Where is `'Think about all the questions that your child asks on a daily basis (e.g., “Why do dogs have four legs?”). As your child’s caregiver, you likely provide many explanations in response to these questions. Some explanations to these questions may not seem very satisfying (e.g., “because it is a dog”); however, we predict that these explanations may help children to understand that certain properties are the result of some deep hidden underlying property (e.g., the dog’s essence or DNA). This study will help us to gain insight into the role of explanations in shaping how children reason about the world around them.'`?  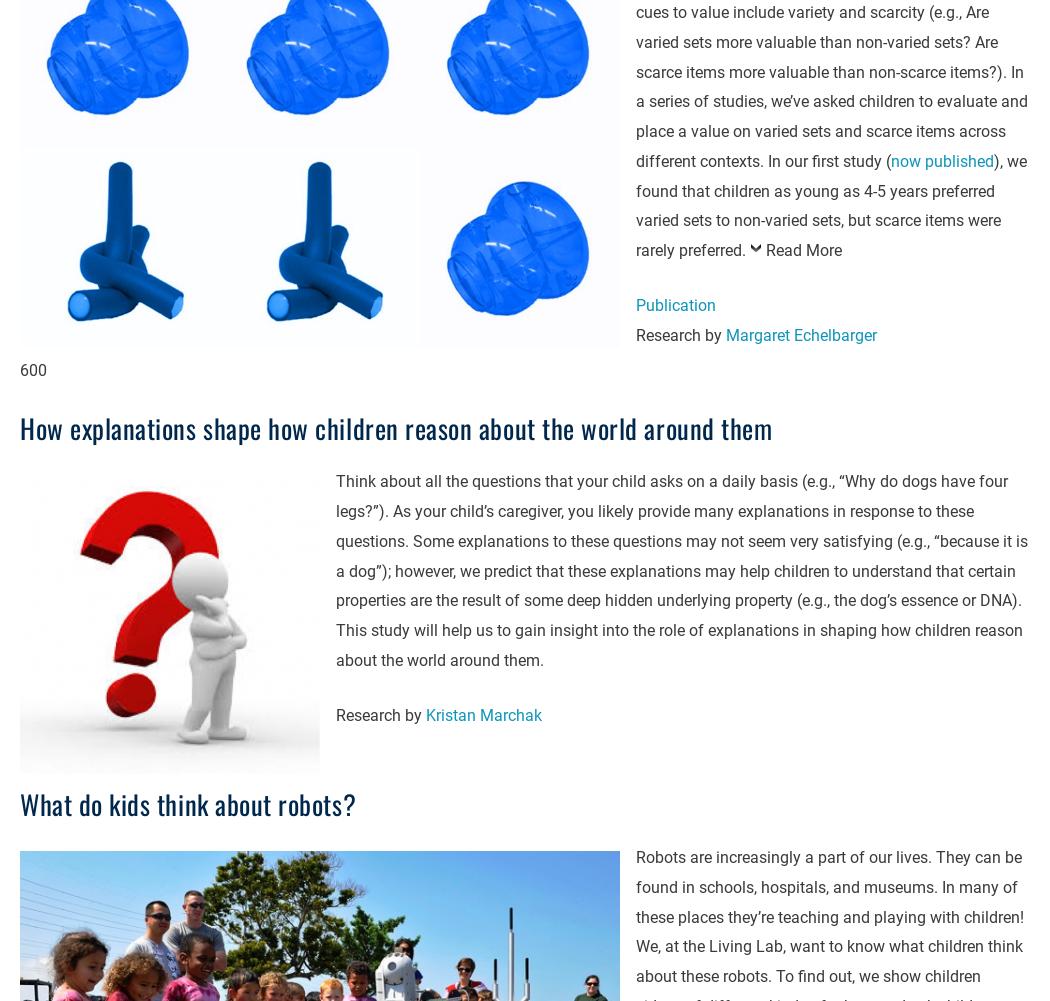 'Think about all the questions that your child asks on a daily basis (e.g., “Why do dogs have four legs?”). As your child’s caregiver, you likely provide many explanations in response to these questions. Some explanations to these questions may not seem very satisfying (e.g., “because it is a dog”); however, we predict that these explanations may help children to understand that certain properties are the result of some deep hidden underlying property (e.g., the dog’s essence or DNA). This study will help us to gain insight into the role of explanations in shaping how children reason about the world around them.' is located at coordinates (681, 569).